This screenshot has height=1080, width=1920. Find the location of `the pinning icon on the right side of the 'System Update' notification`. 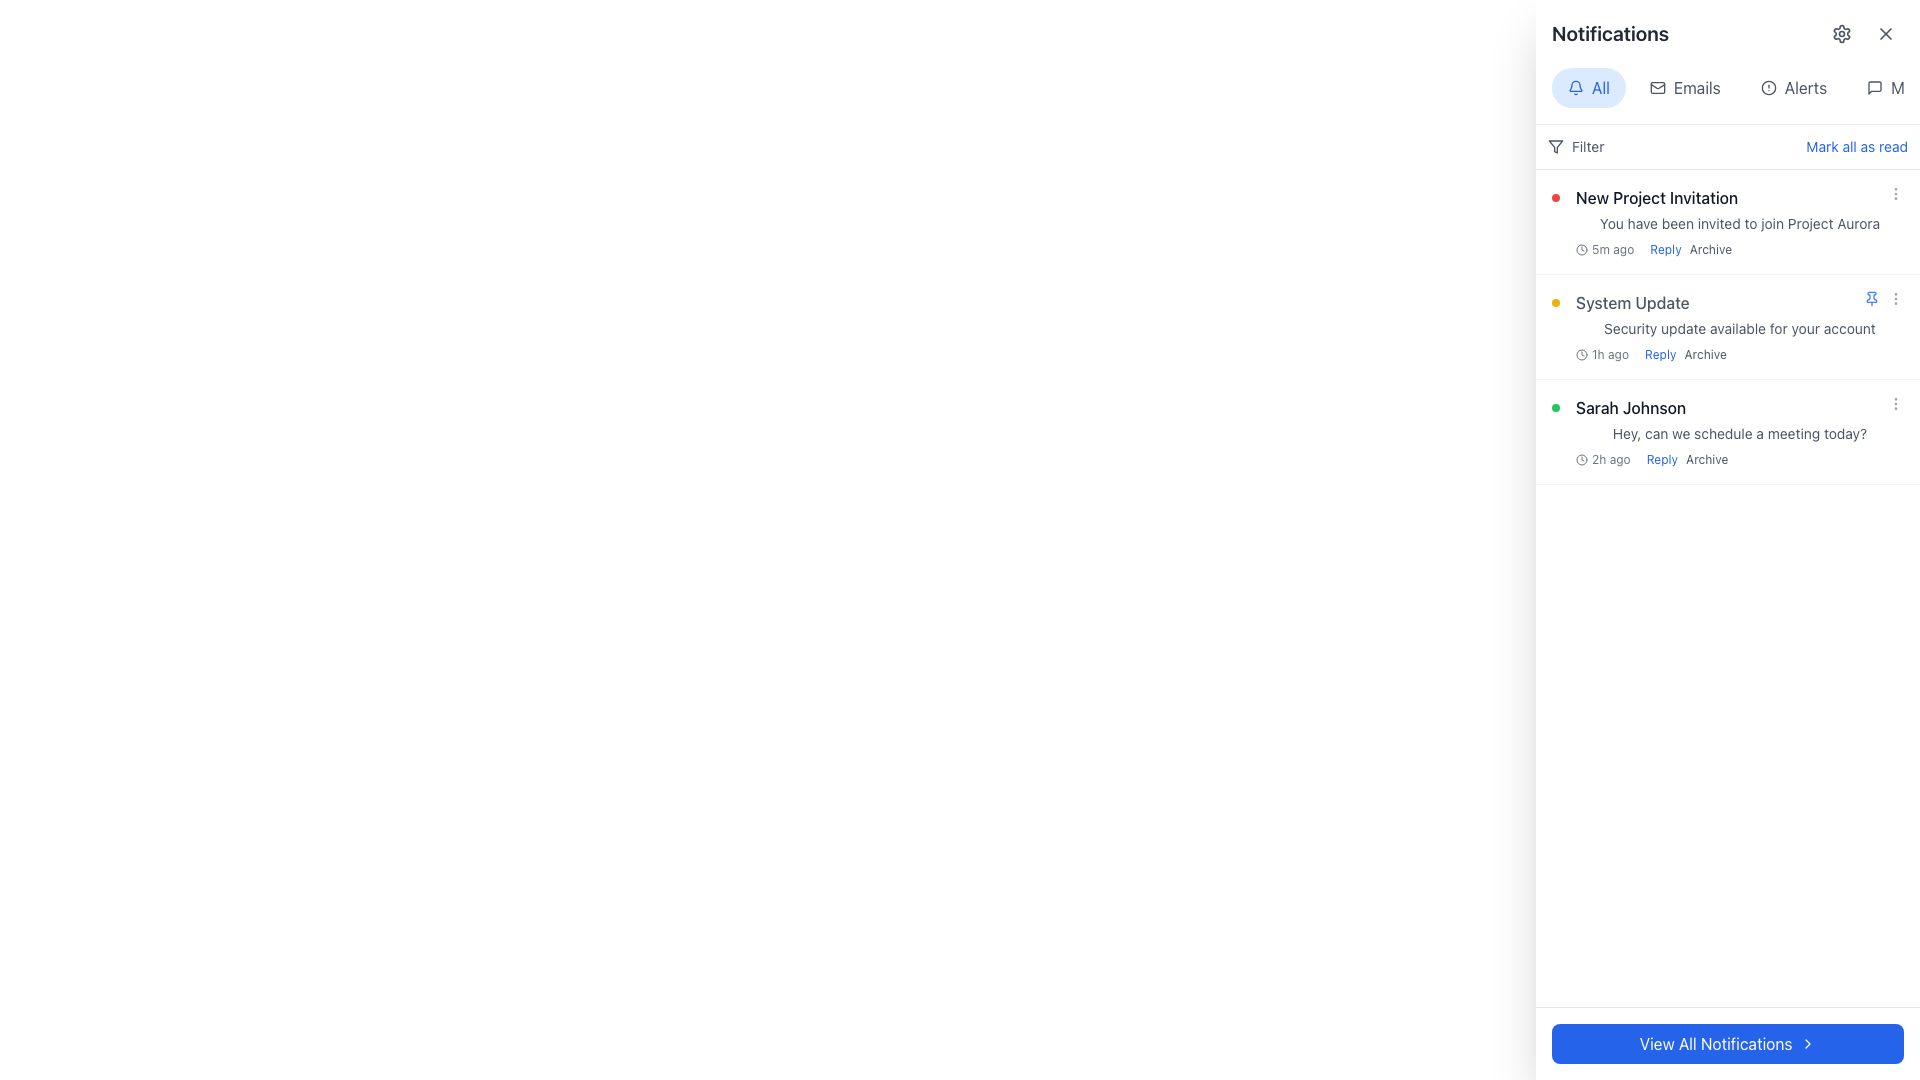

the pinning icon on the right side of the 'System Update' notification is located at coordinates (1871, 297).